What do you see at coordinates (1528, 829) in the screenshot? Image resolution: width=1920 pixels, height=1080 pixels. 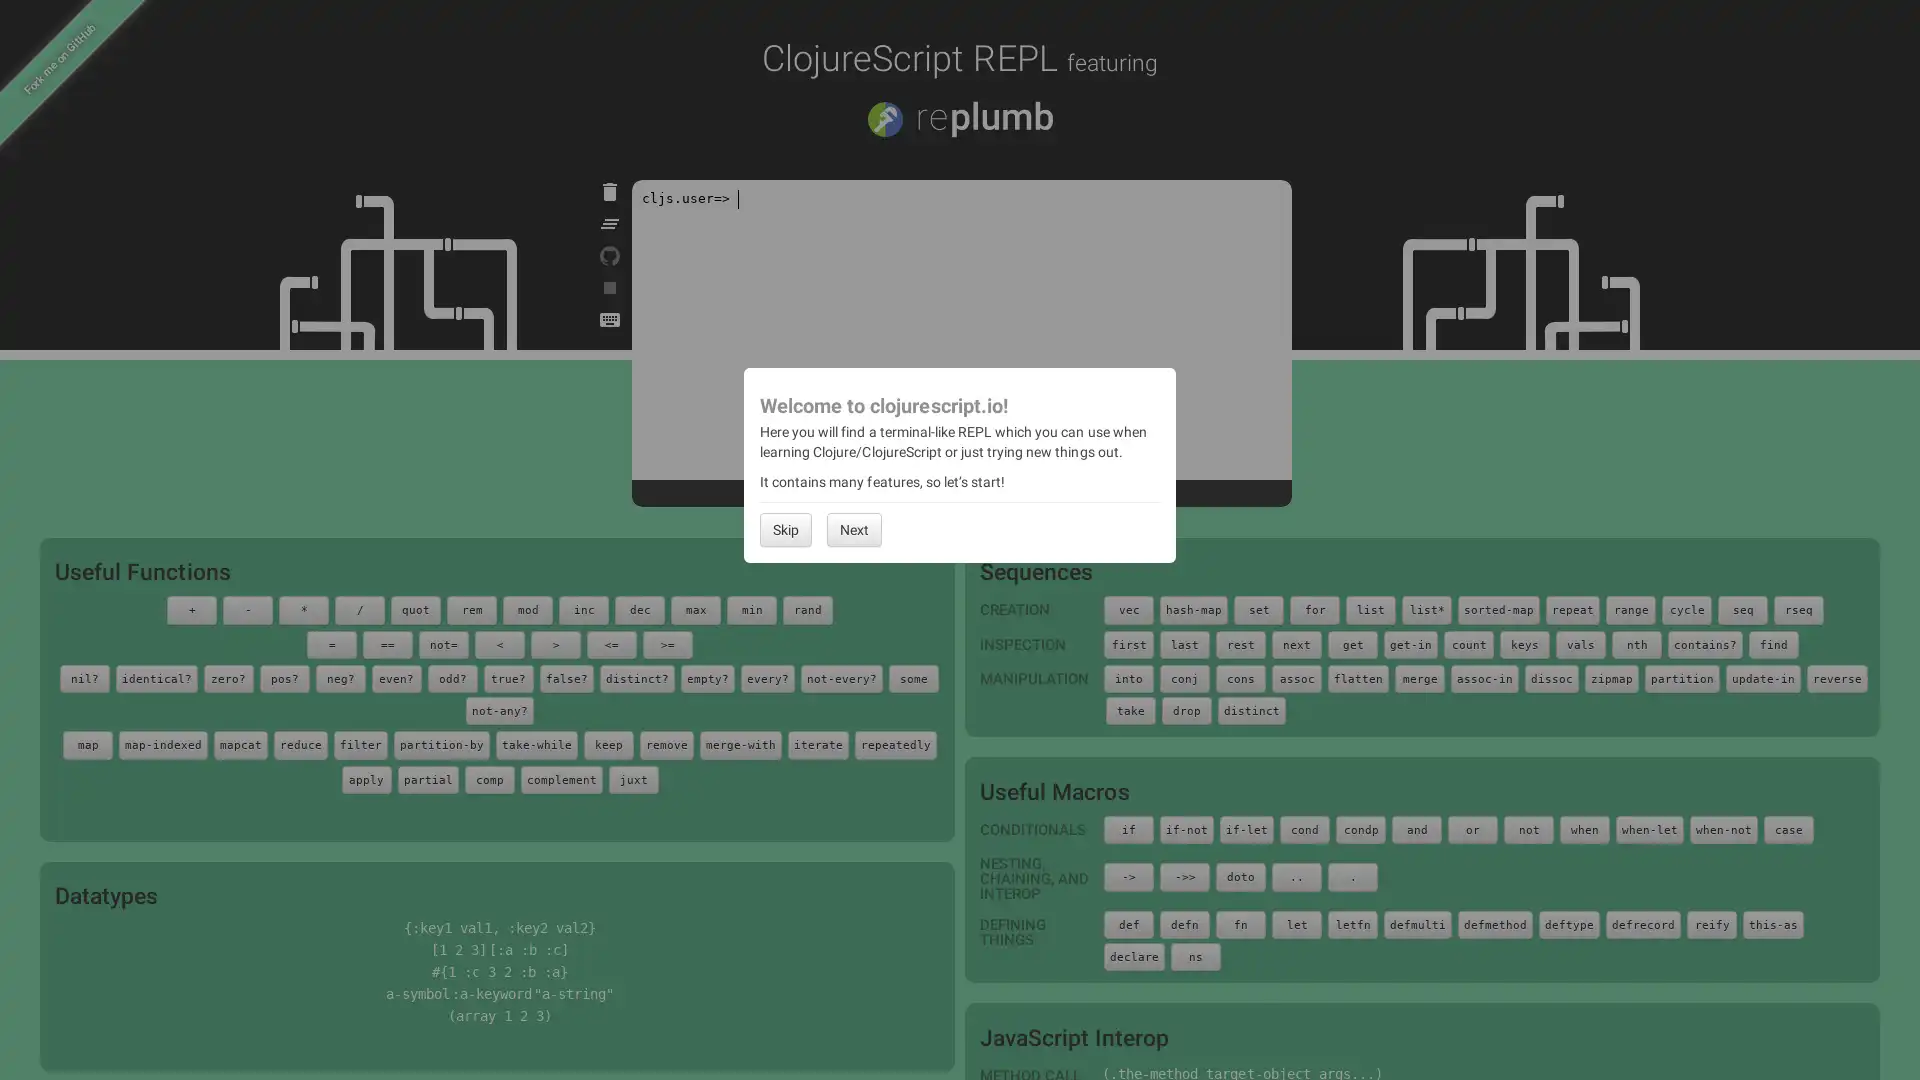 I see `not` at bounding box center [1528, 829].